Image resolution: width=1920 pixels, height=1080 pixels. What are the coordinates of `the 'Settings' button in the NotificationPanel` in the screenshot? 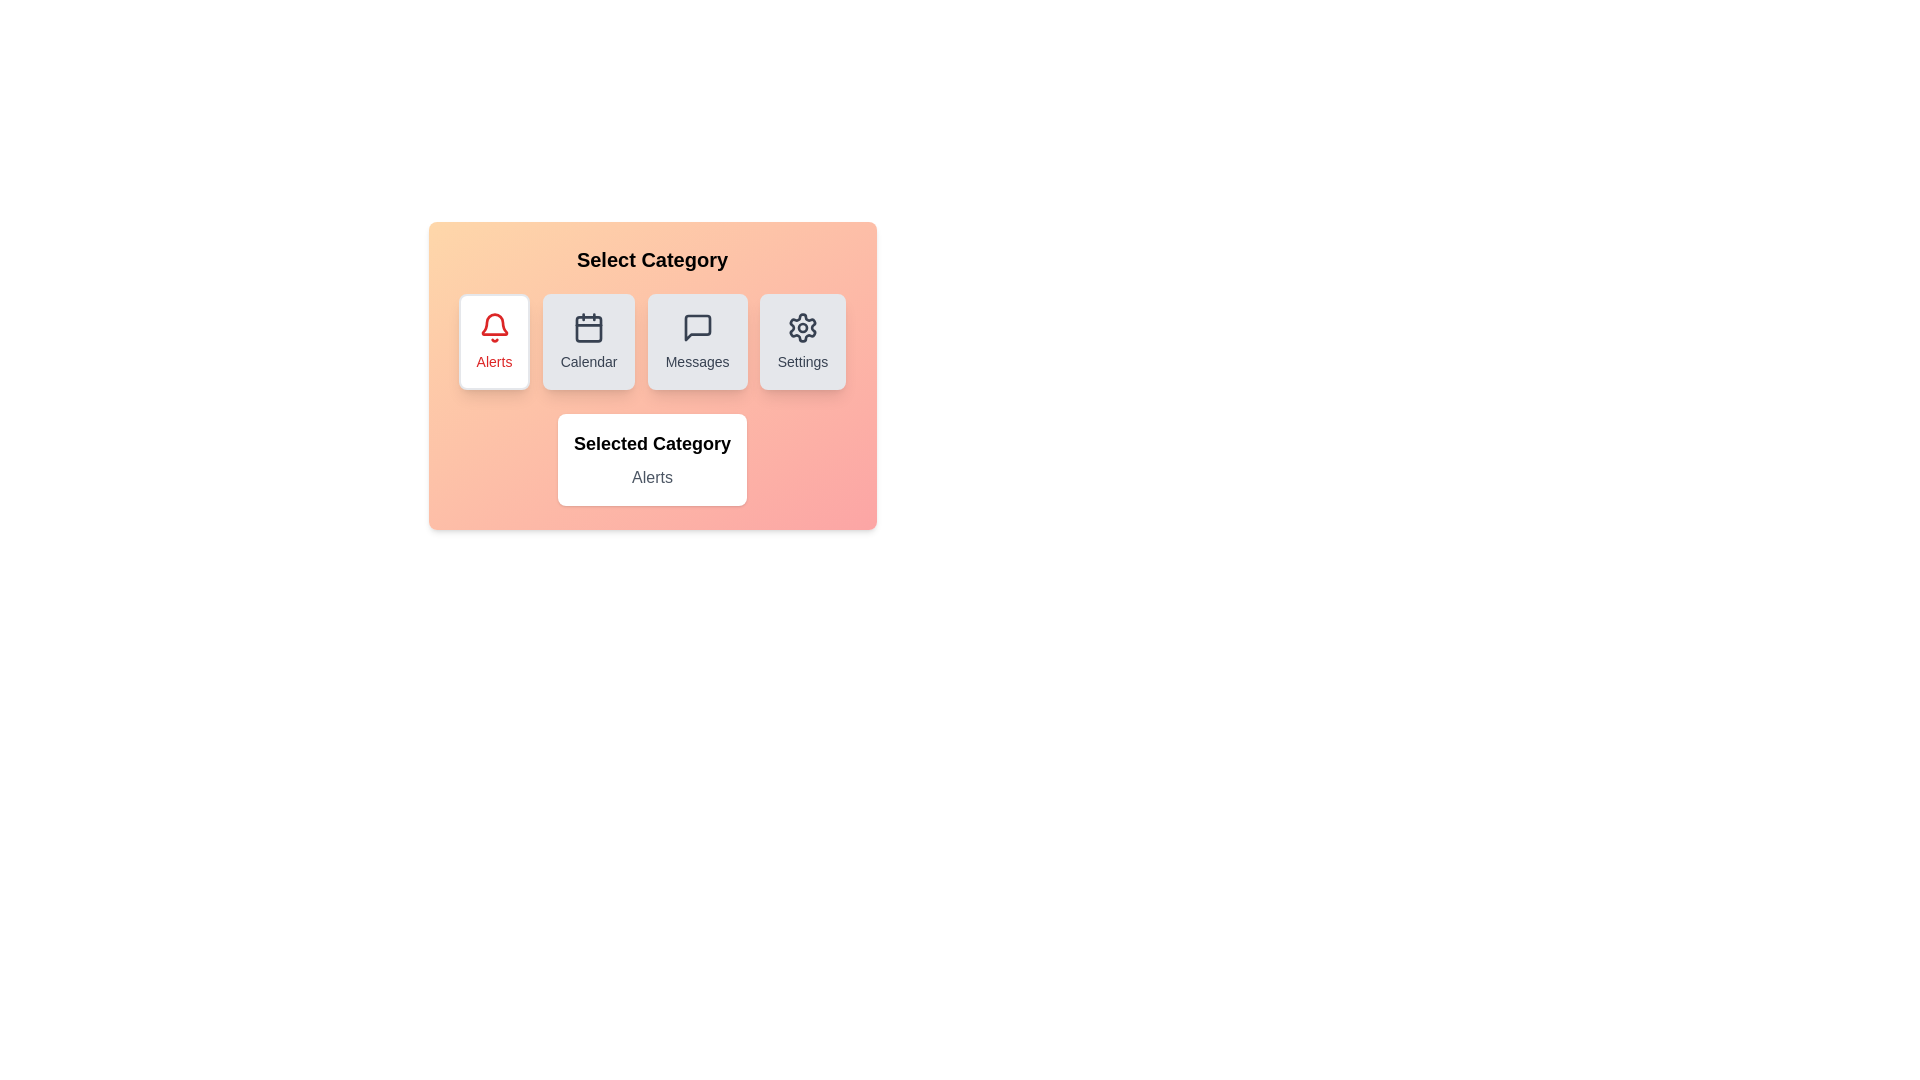 It's located at (802, 341).